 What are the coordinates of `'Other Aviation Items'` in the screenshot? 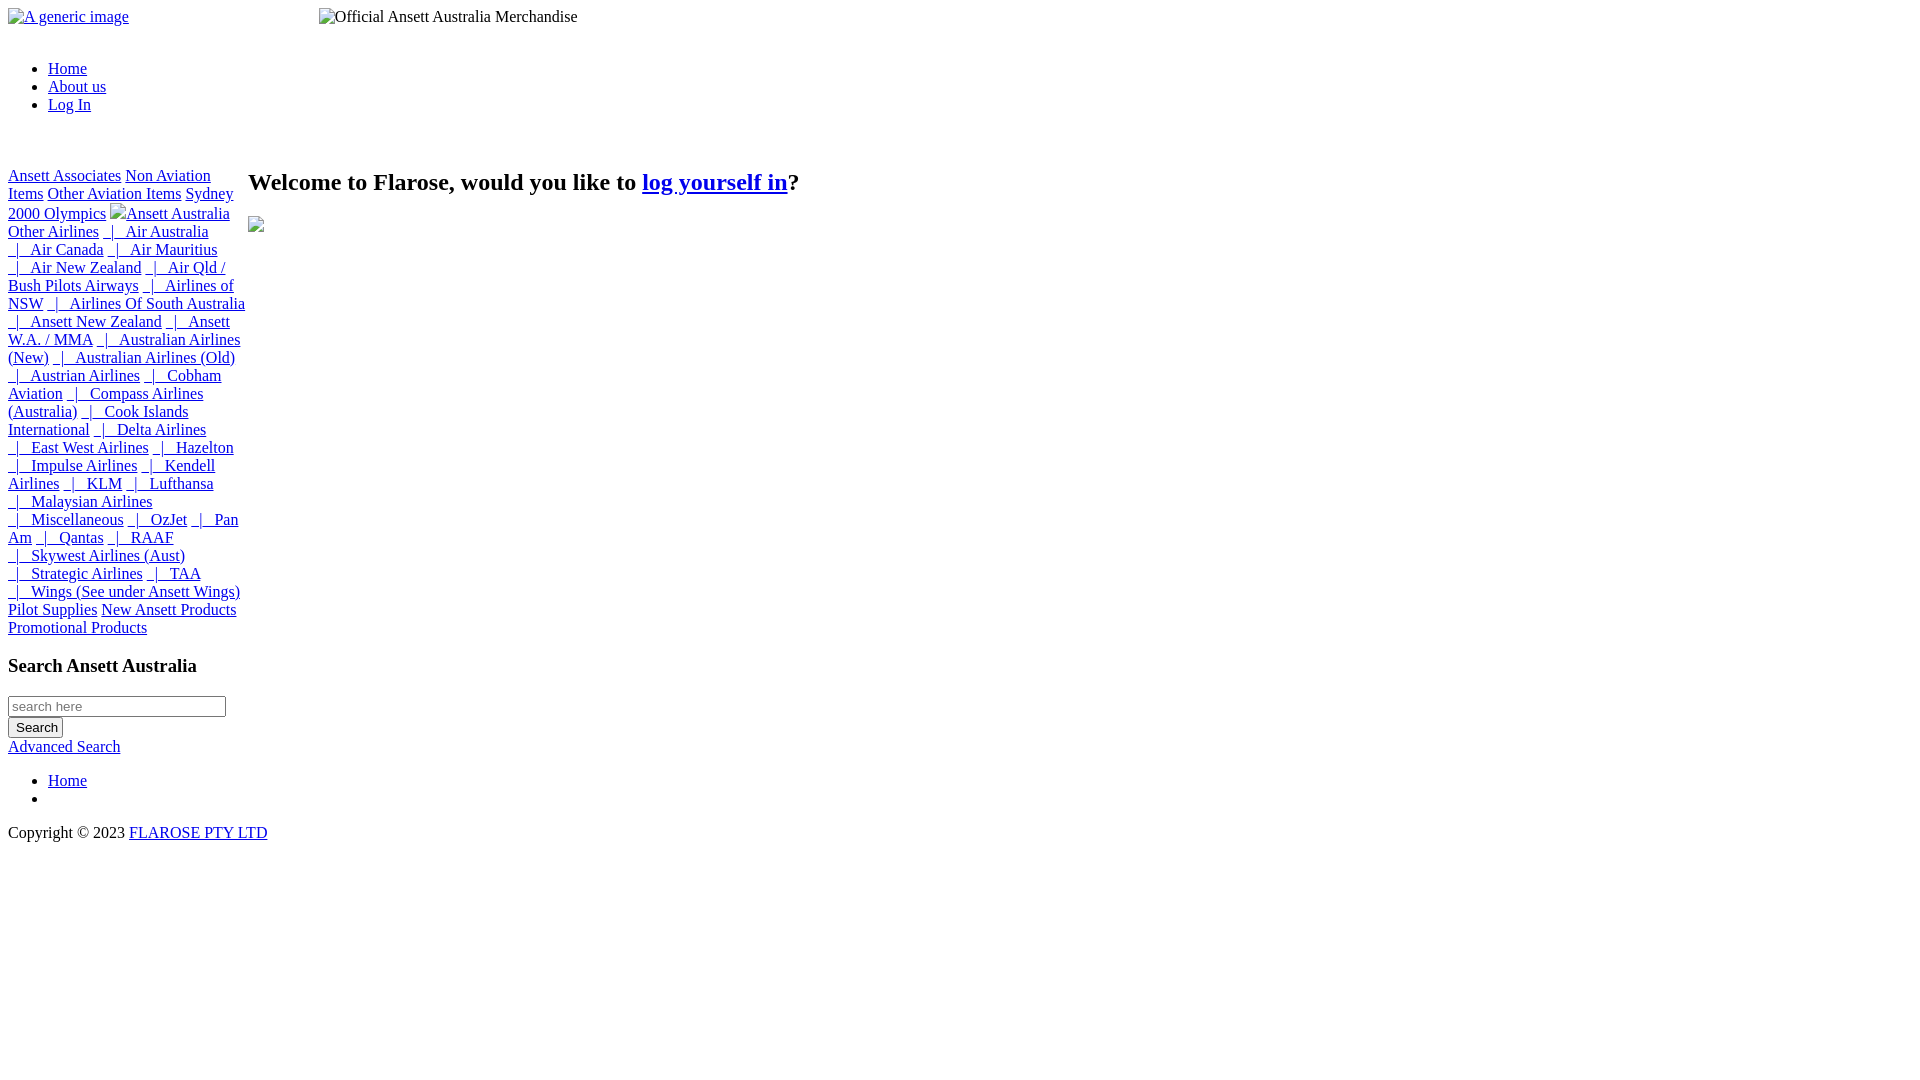 It's located at (114, 193).